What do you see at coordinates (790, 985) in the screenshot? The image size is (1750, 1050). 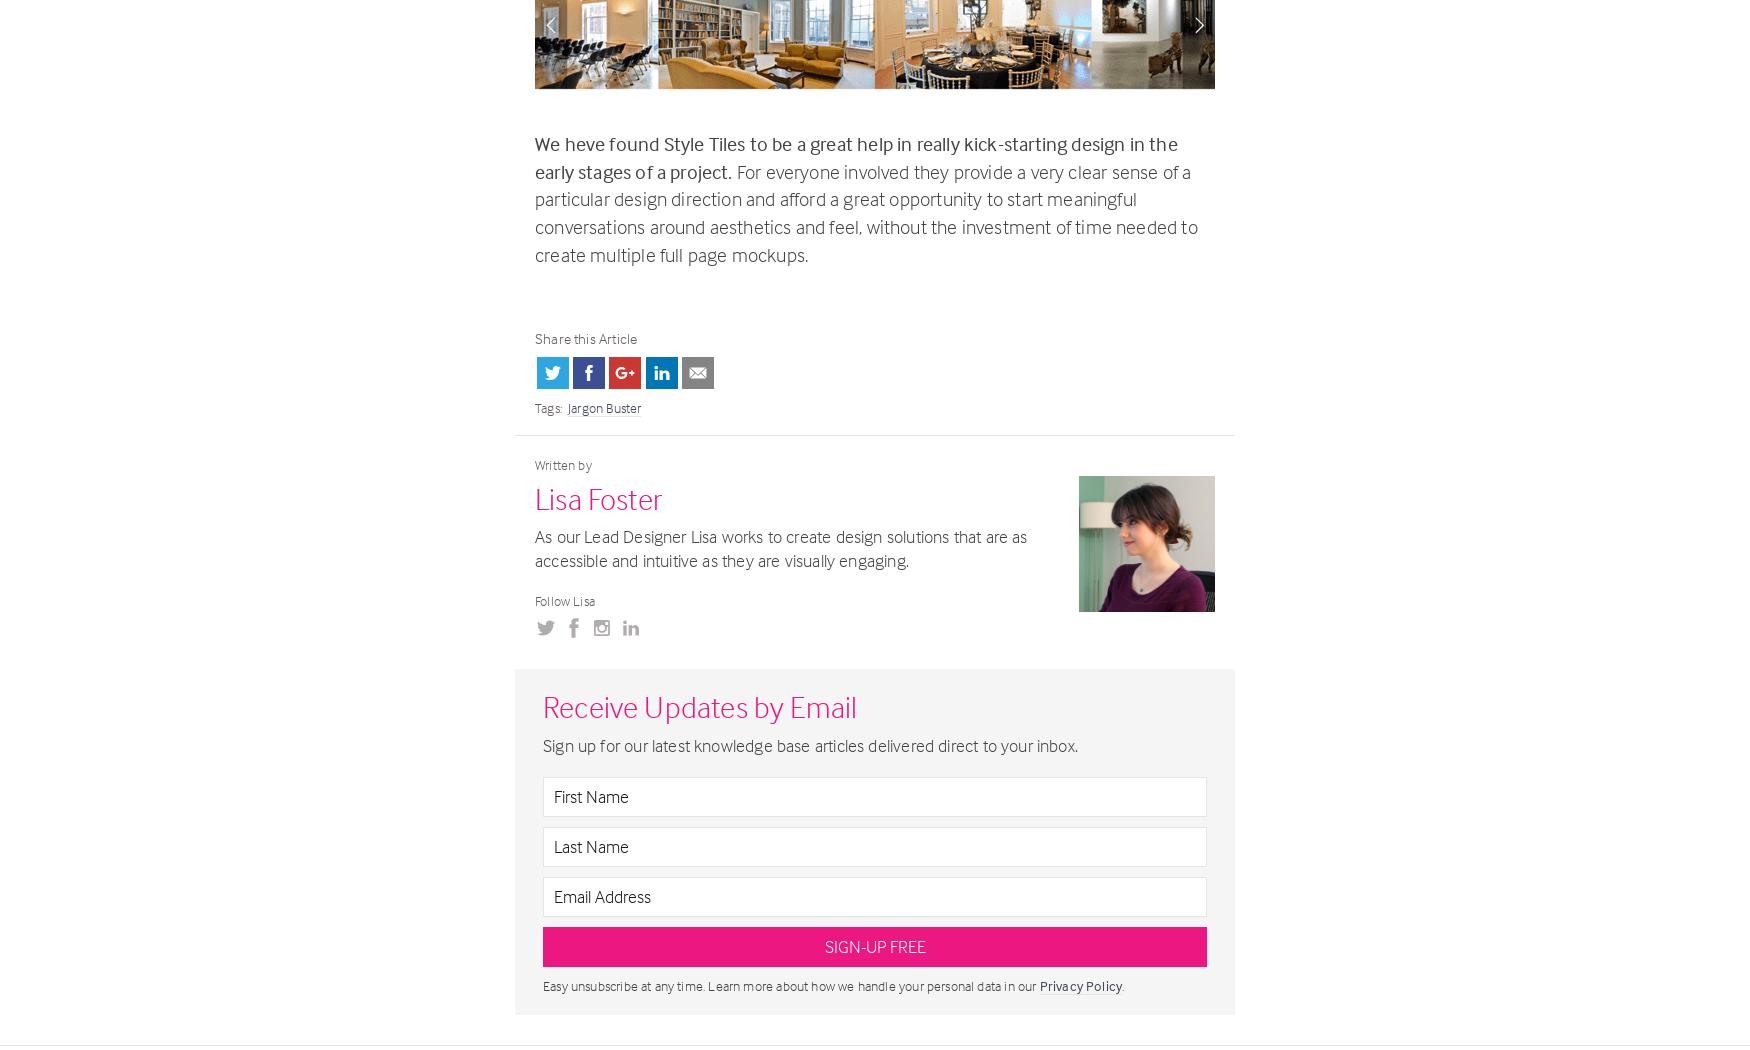 I see `'Easy unsubscribe at any time. Learn more about how we handle your personal data in our'` at bounding box center [790, 985].